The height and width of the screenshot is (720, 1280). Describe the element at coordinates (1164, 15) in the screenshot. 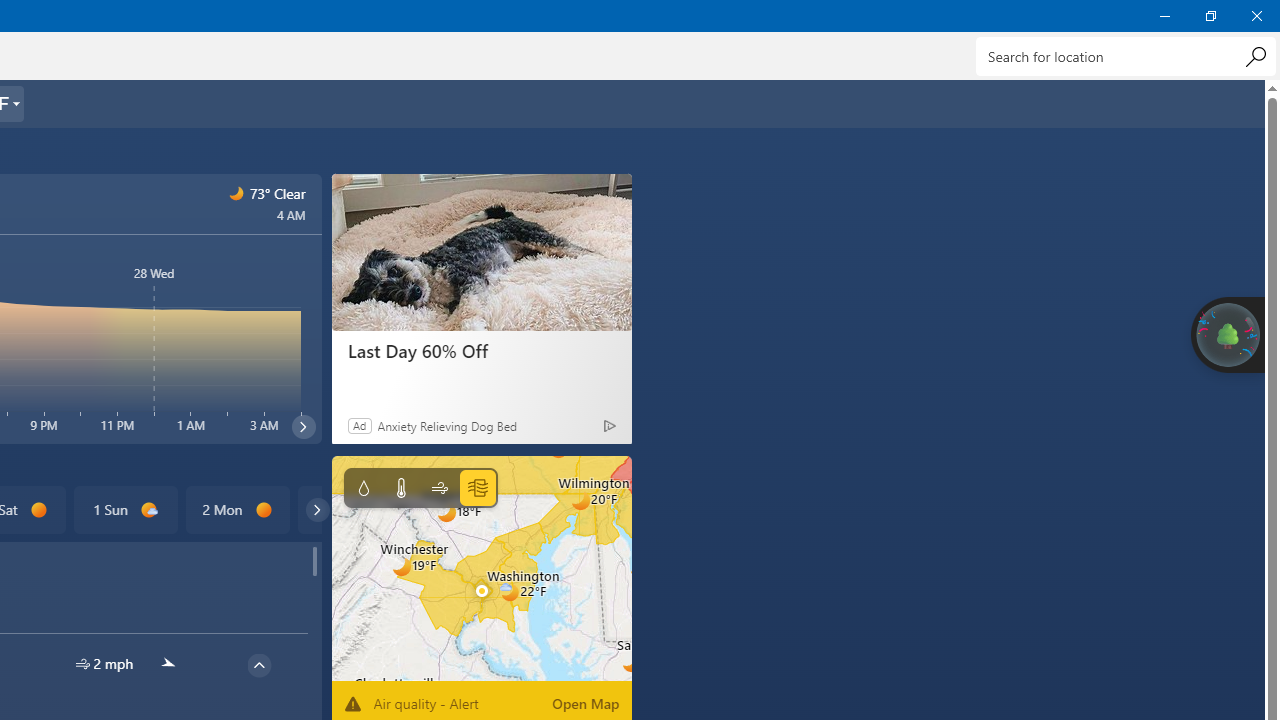

I see `'Minimize Weather'` at that location.